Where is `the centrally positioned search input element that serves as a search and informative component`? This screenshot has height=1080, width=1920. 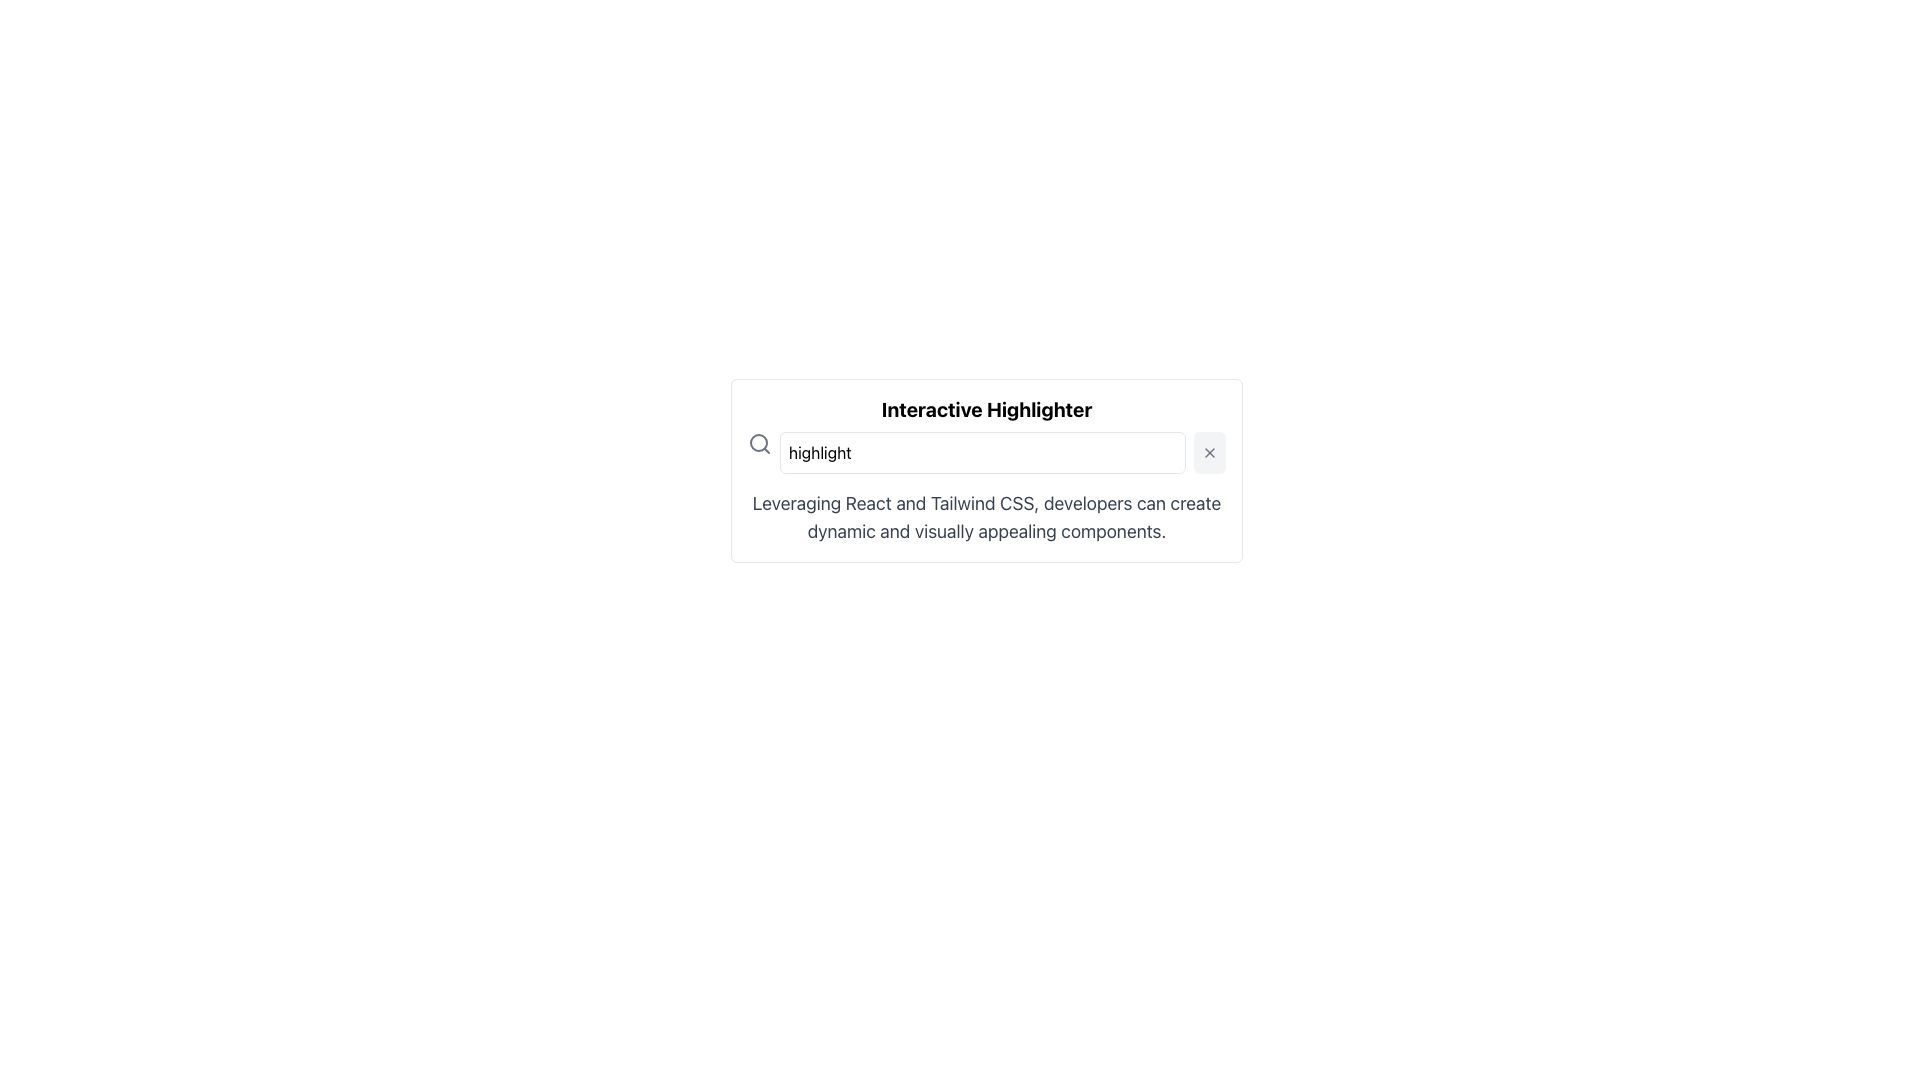 the centrally positioned search input element that serves as a search and informative component is located at coordinates (987, 470).